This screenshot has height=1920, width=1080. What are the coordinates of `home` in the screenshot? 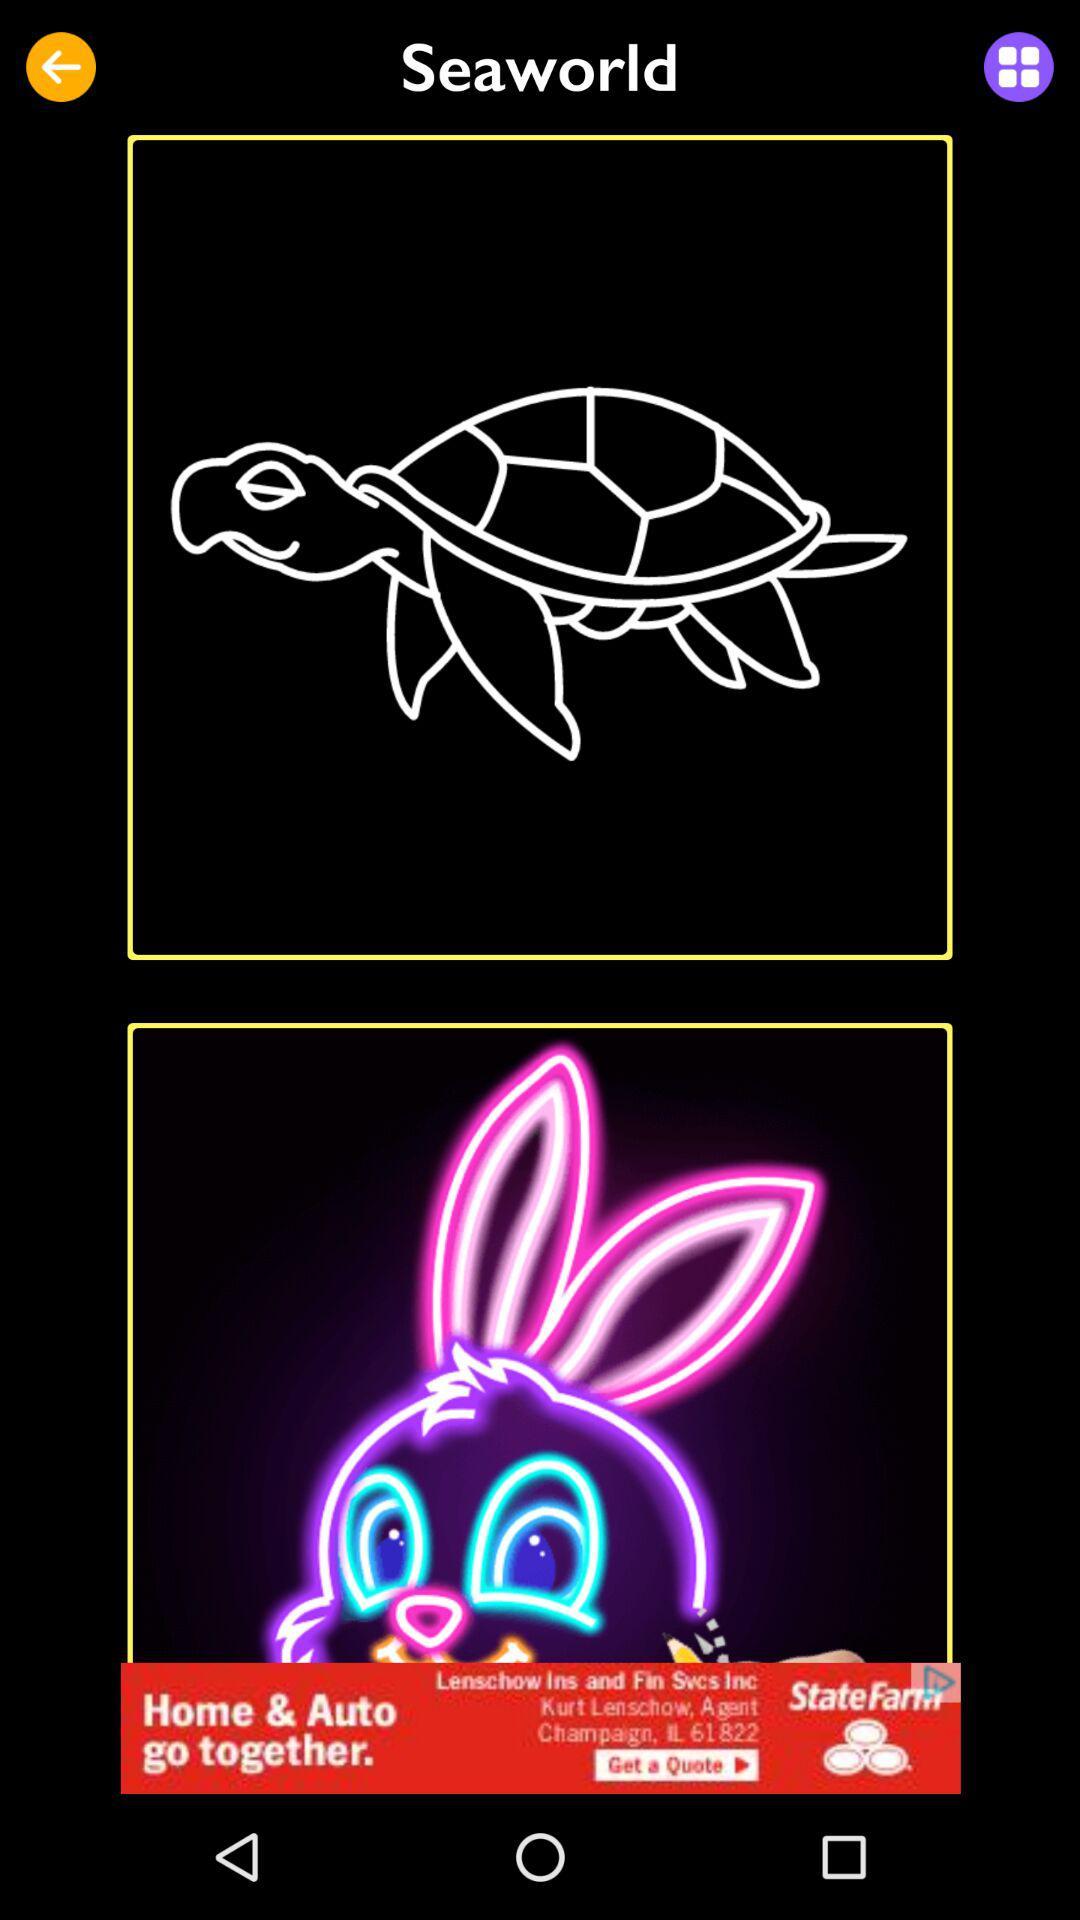 It's located at (540, 1727).